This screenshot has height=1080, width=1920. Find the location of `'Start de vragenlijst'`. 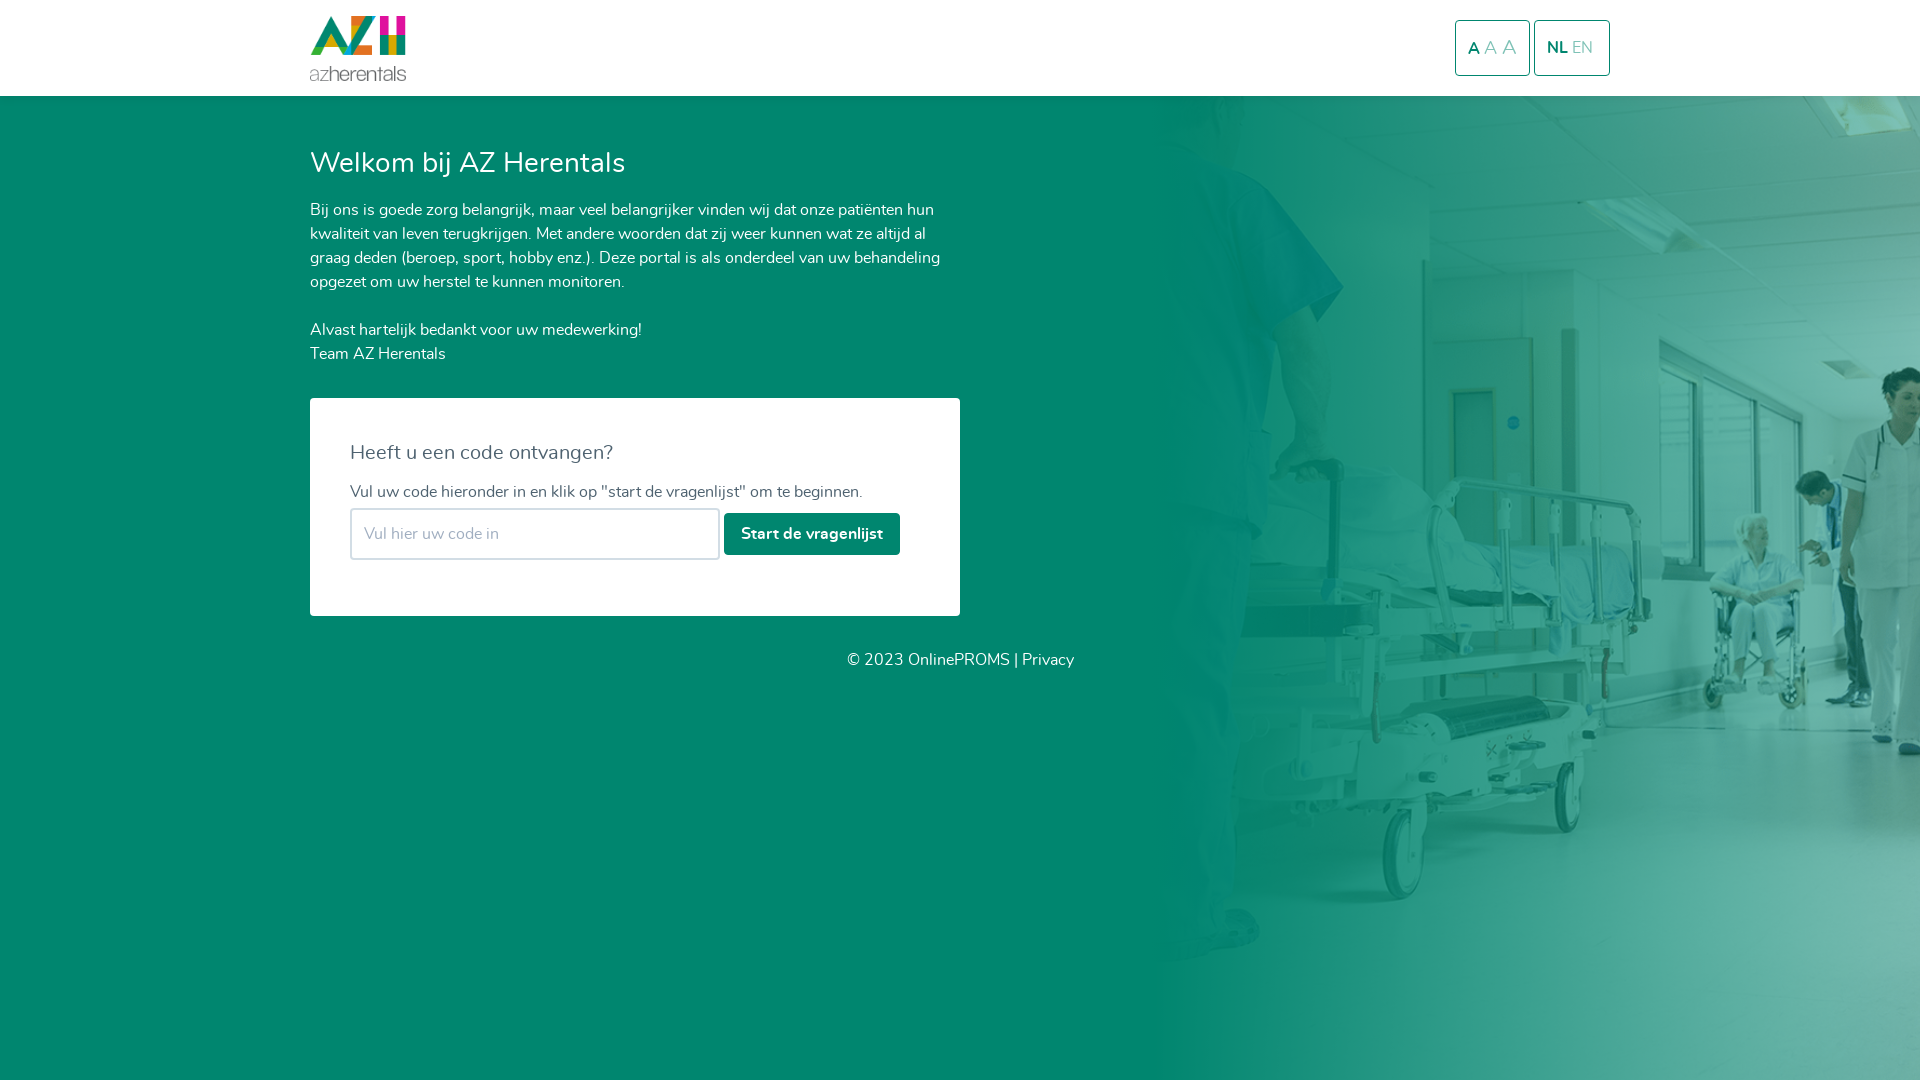

'Start de vragenlijst' is located at coordinates (723, 532).